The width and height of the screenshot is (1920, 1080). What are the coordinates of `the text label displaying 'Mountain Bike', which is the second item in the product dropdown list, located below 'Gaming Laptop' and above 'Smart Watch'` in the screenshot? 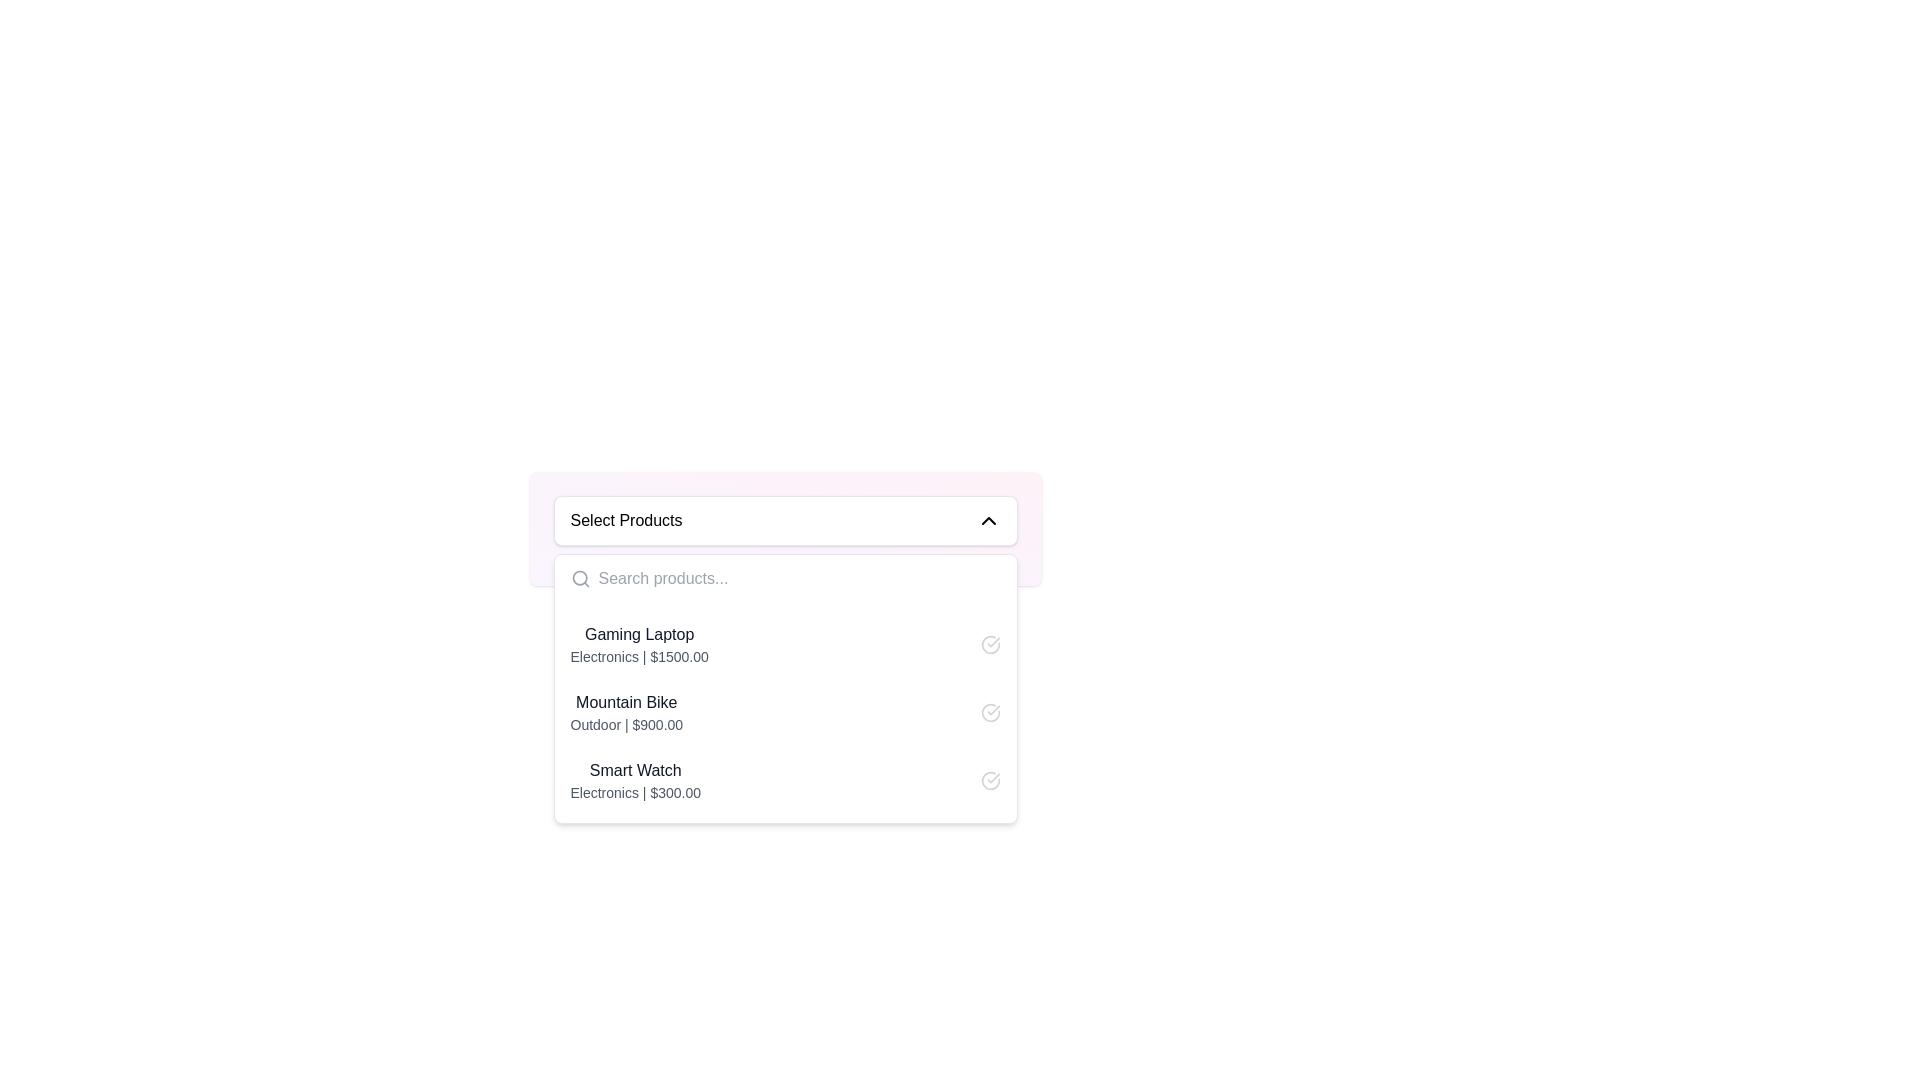 It's located at (625, 701).